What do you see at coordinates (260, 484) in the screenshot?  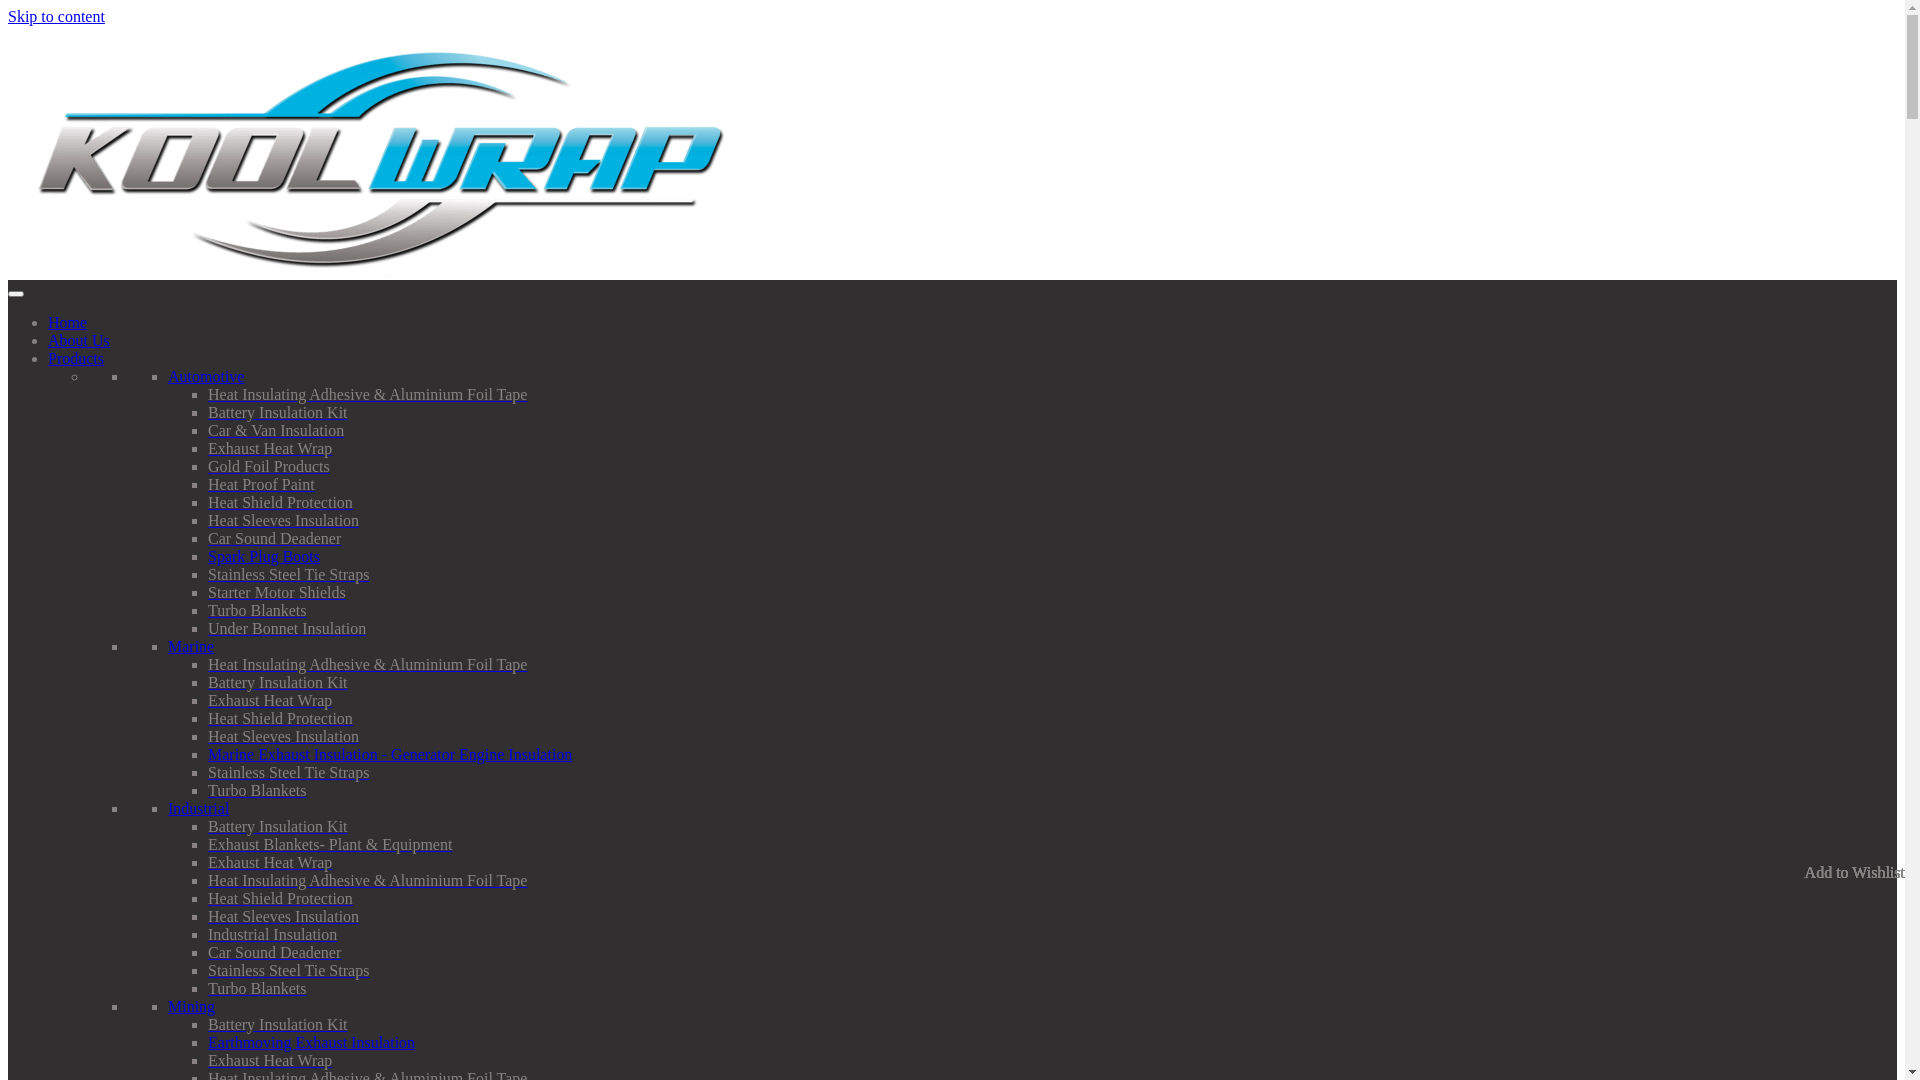 I see `'Heat Proof Paint'` at bounding box center [260, 484].